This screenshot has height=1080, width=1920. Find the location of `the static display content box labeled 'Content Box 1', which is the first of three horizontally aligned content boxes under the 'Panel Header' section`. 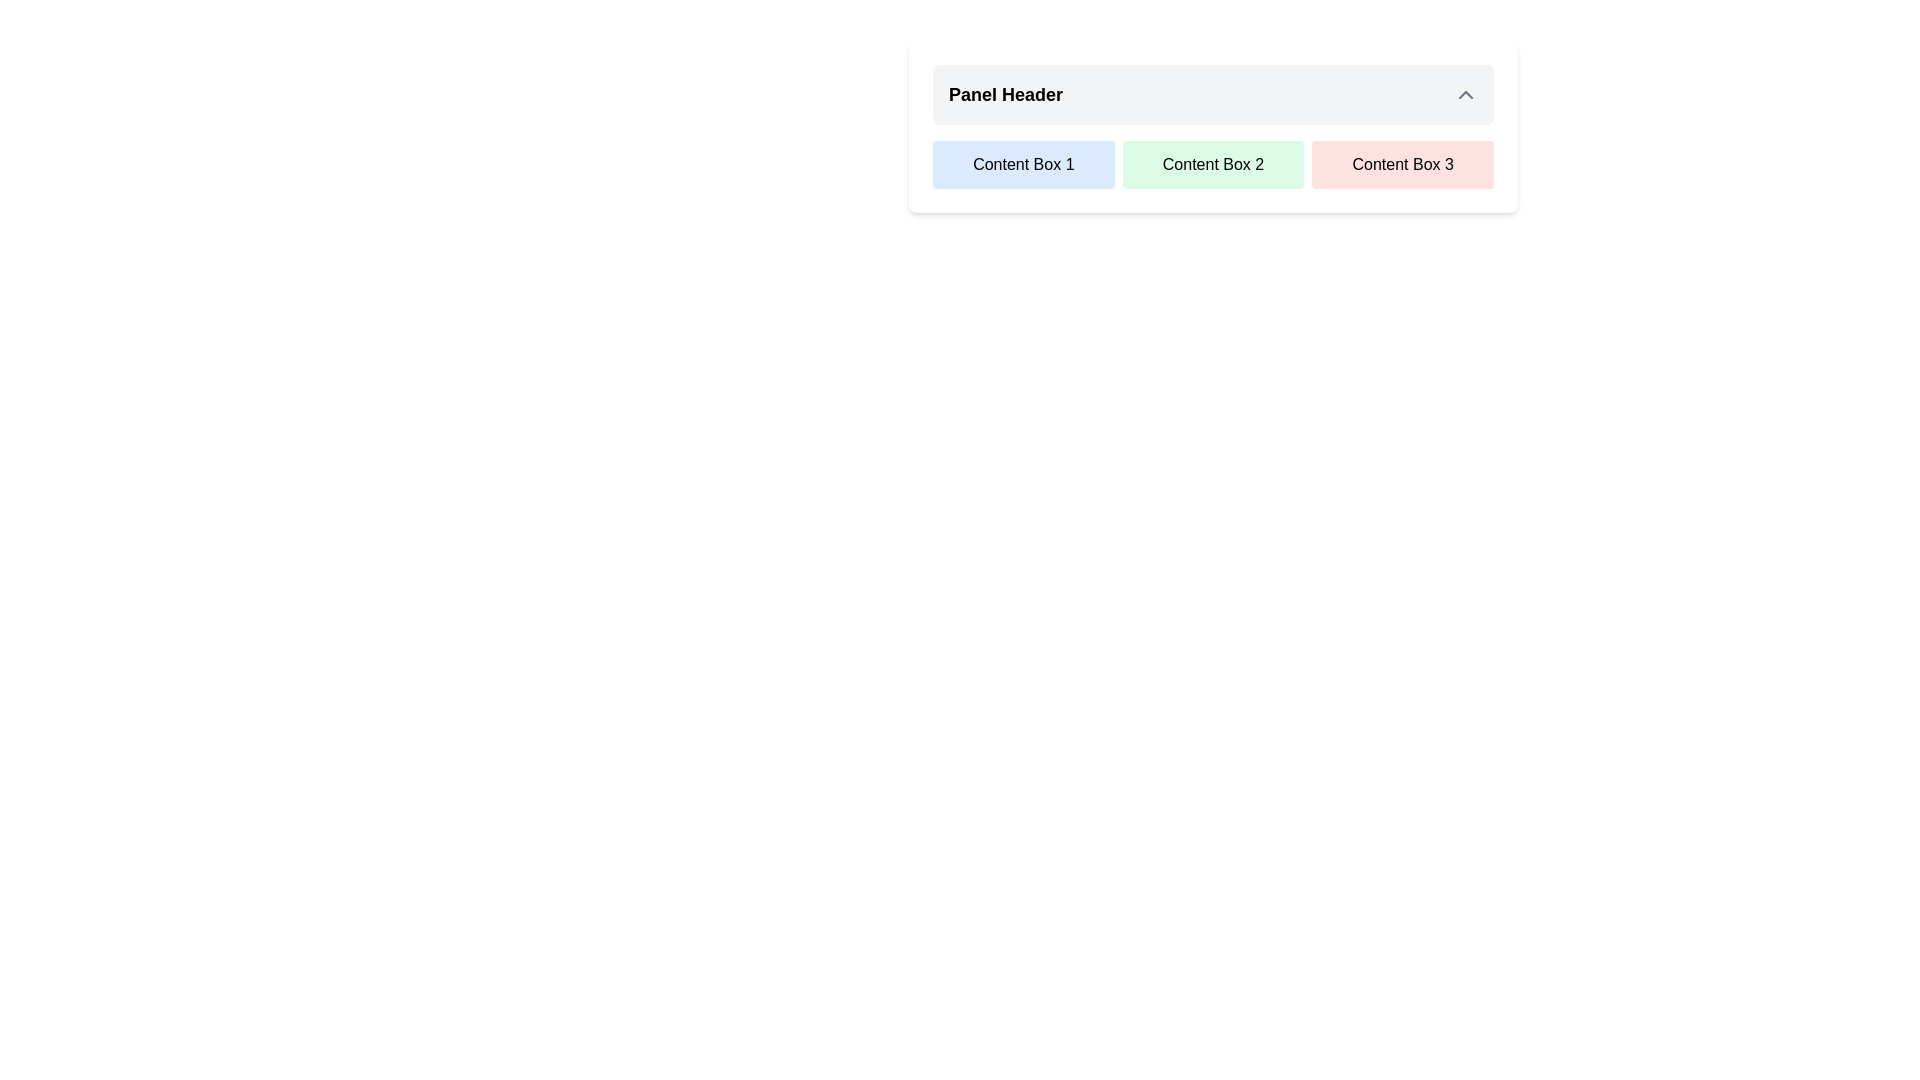

the static display content box labeled 'Content Box 1', which is the first of three horizontally aligned content boxes under the 'Panel Header' section is located at coordinates (1023, 164).